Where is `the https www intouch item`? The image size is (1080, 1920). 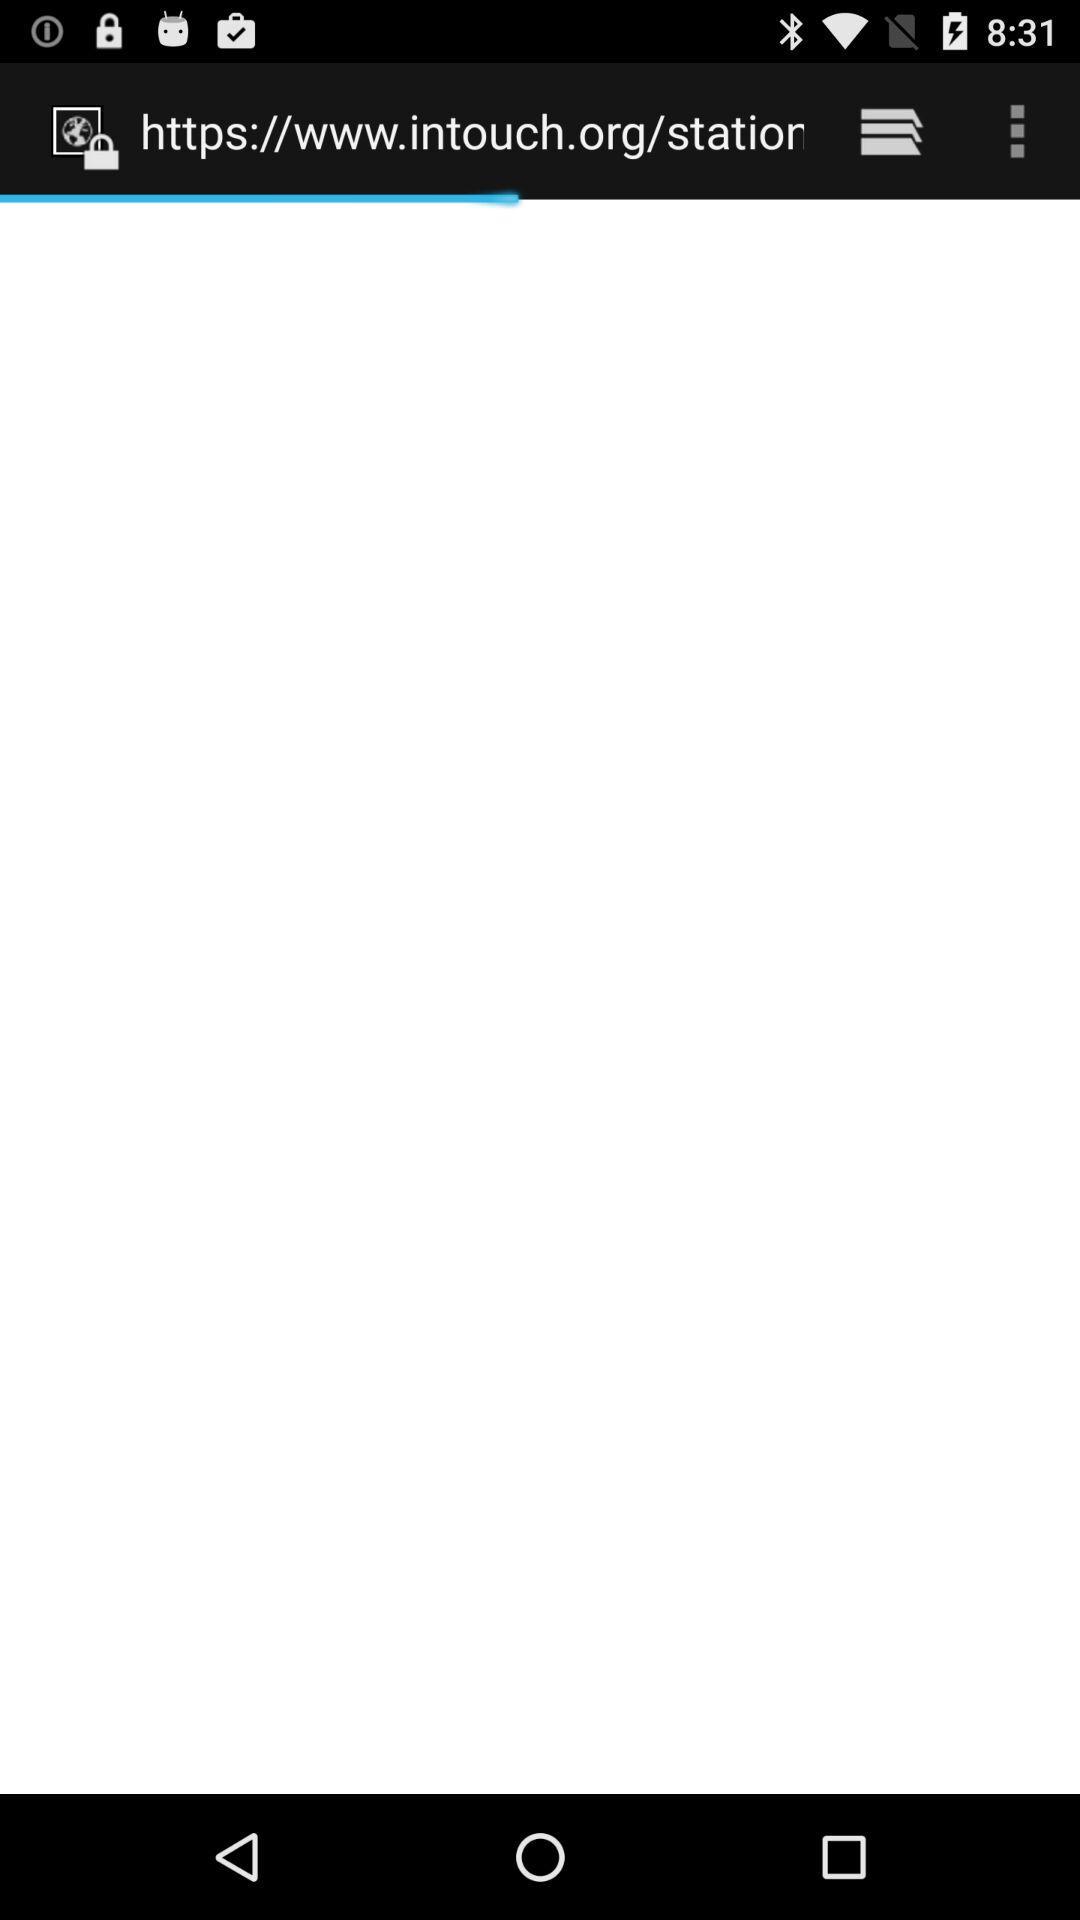 the https www intouch item is located at coordinates (472, 130).